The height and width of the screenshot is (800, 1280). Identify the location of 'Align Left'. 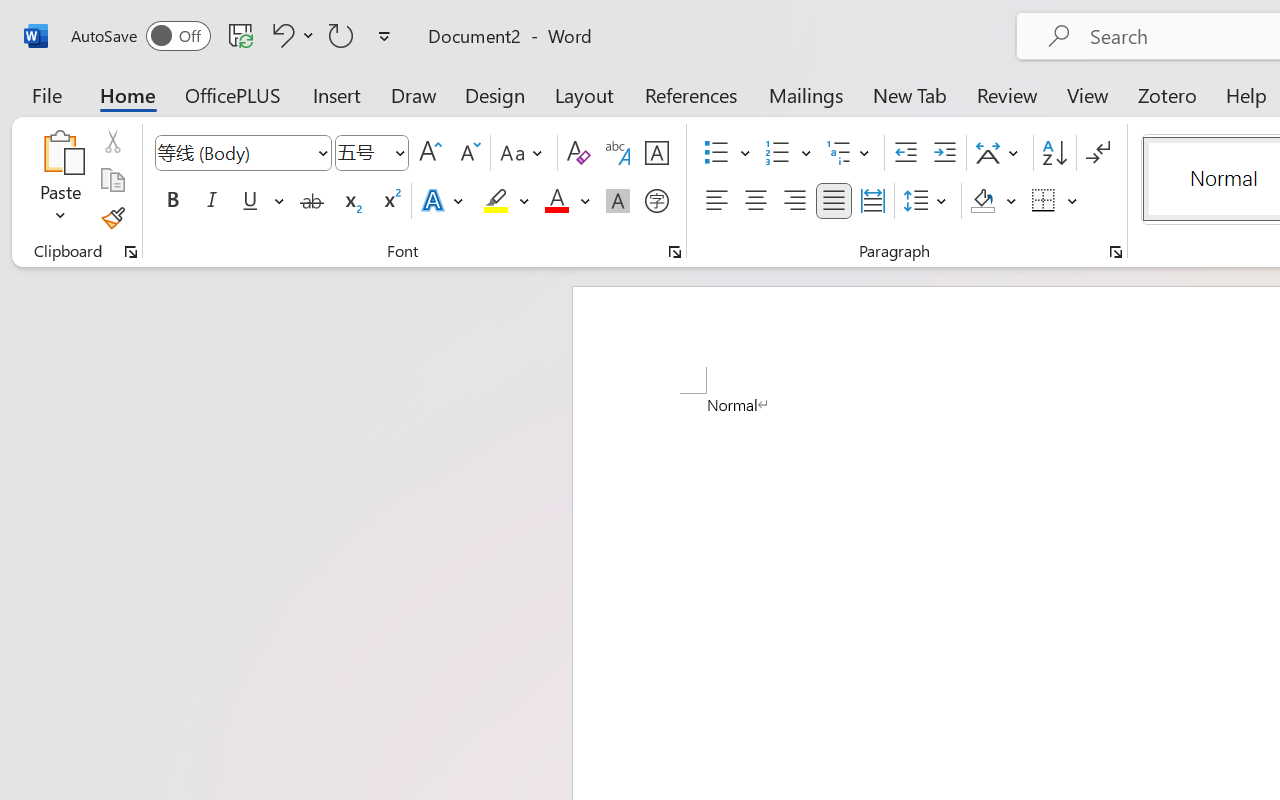
(716, 201).